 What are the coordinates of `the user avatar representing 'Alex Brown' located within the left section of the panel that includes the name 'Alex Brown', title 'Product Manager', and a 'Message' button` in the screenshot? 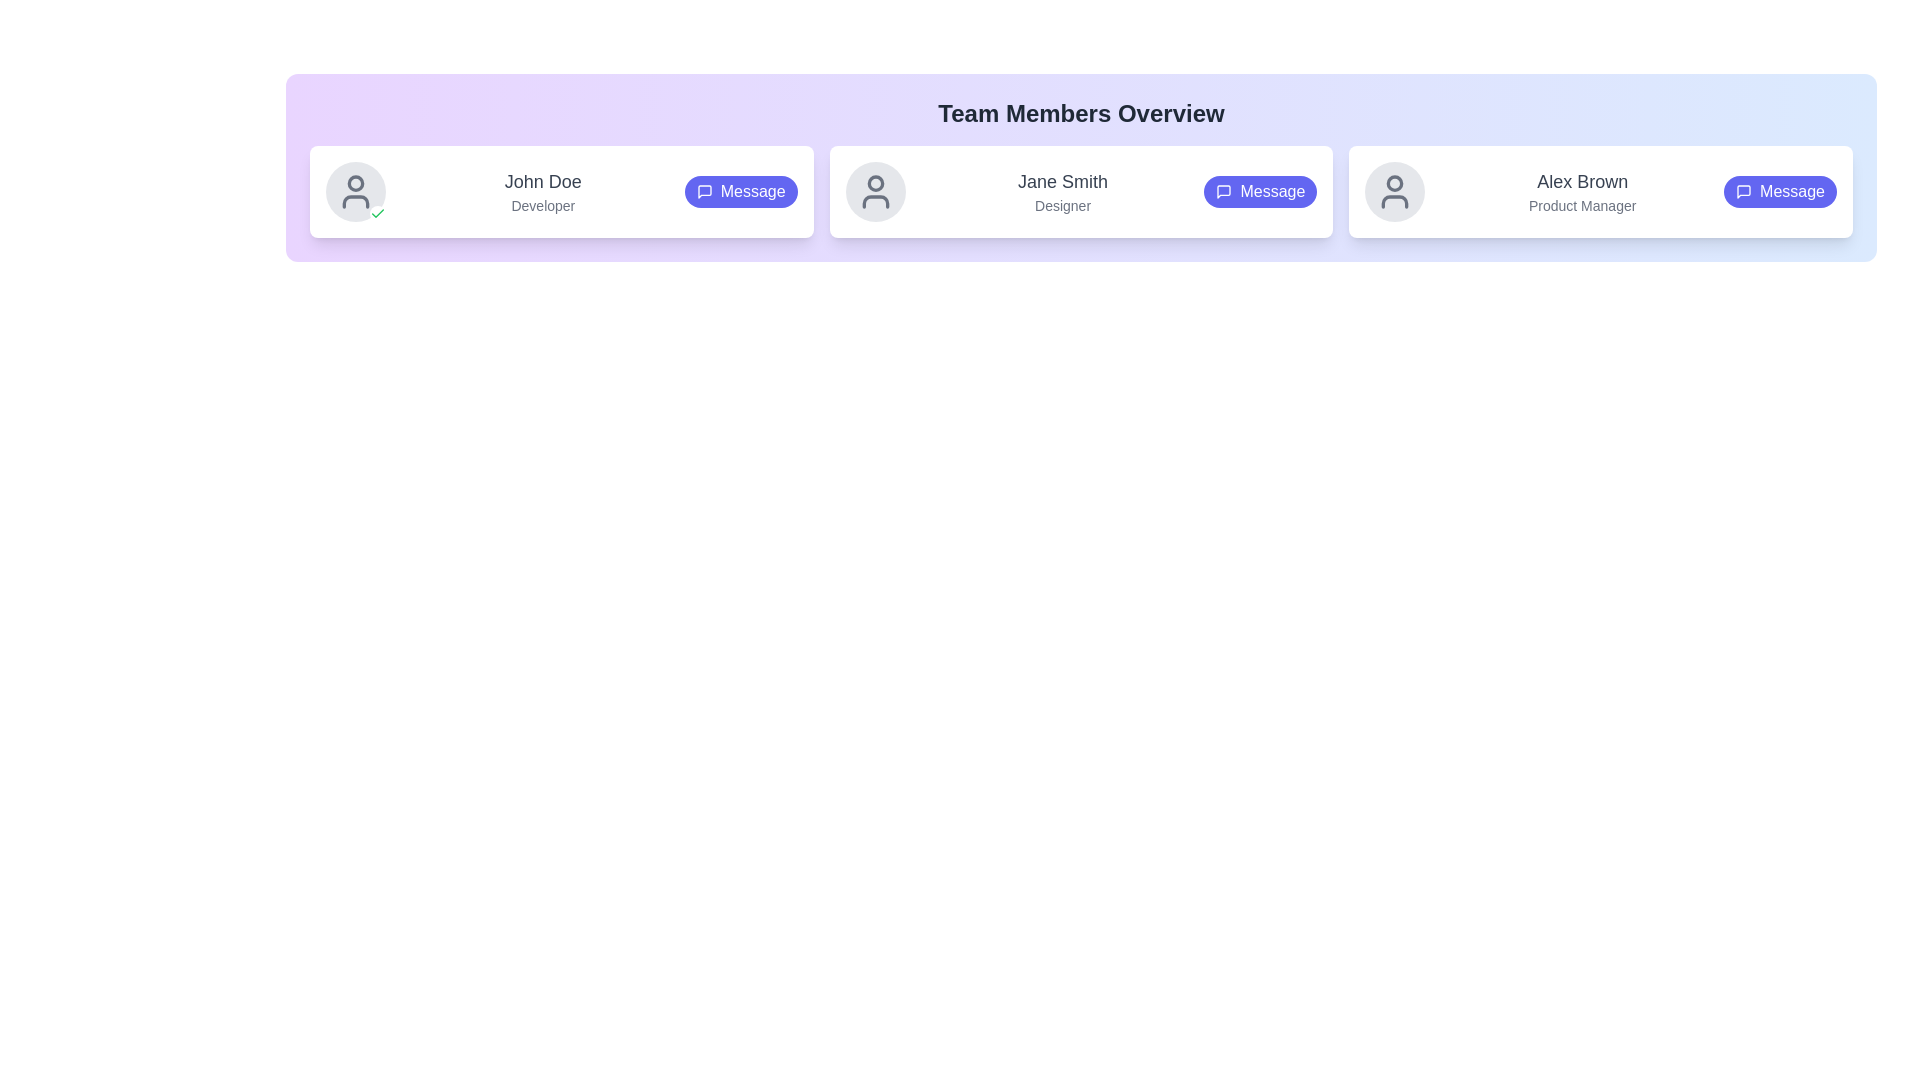 It's located at (1394, 192).